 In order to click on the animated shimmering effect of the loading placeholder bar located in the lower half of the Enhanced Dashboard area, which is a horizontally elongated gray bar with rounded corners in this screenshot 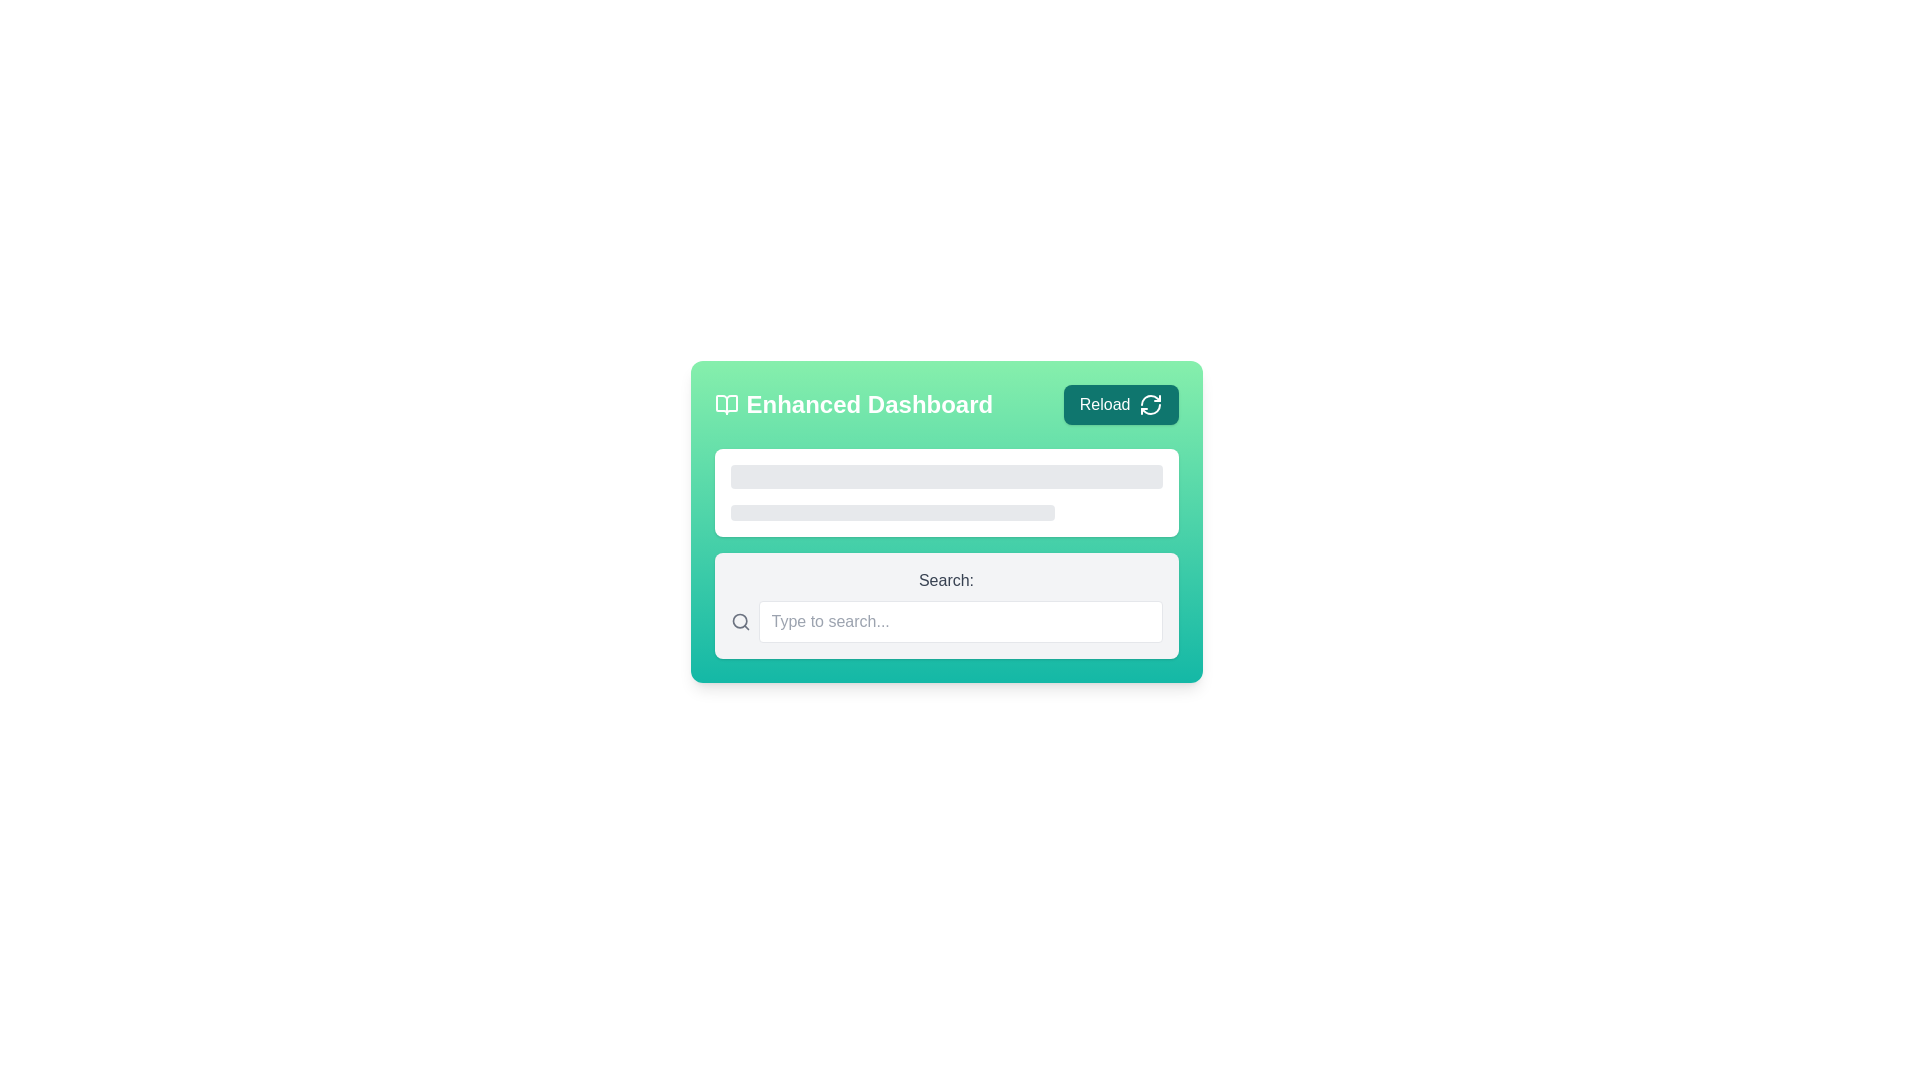, I will do `click(891, 512)`.